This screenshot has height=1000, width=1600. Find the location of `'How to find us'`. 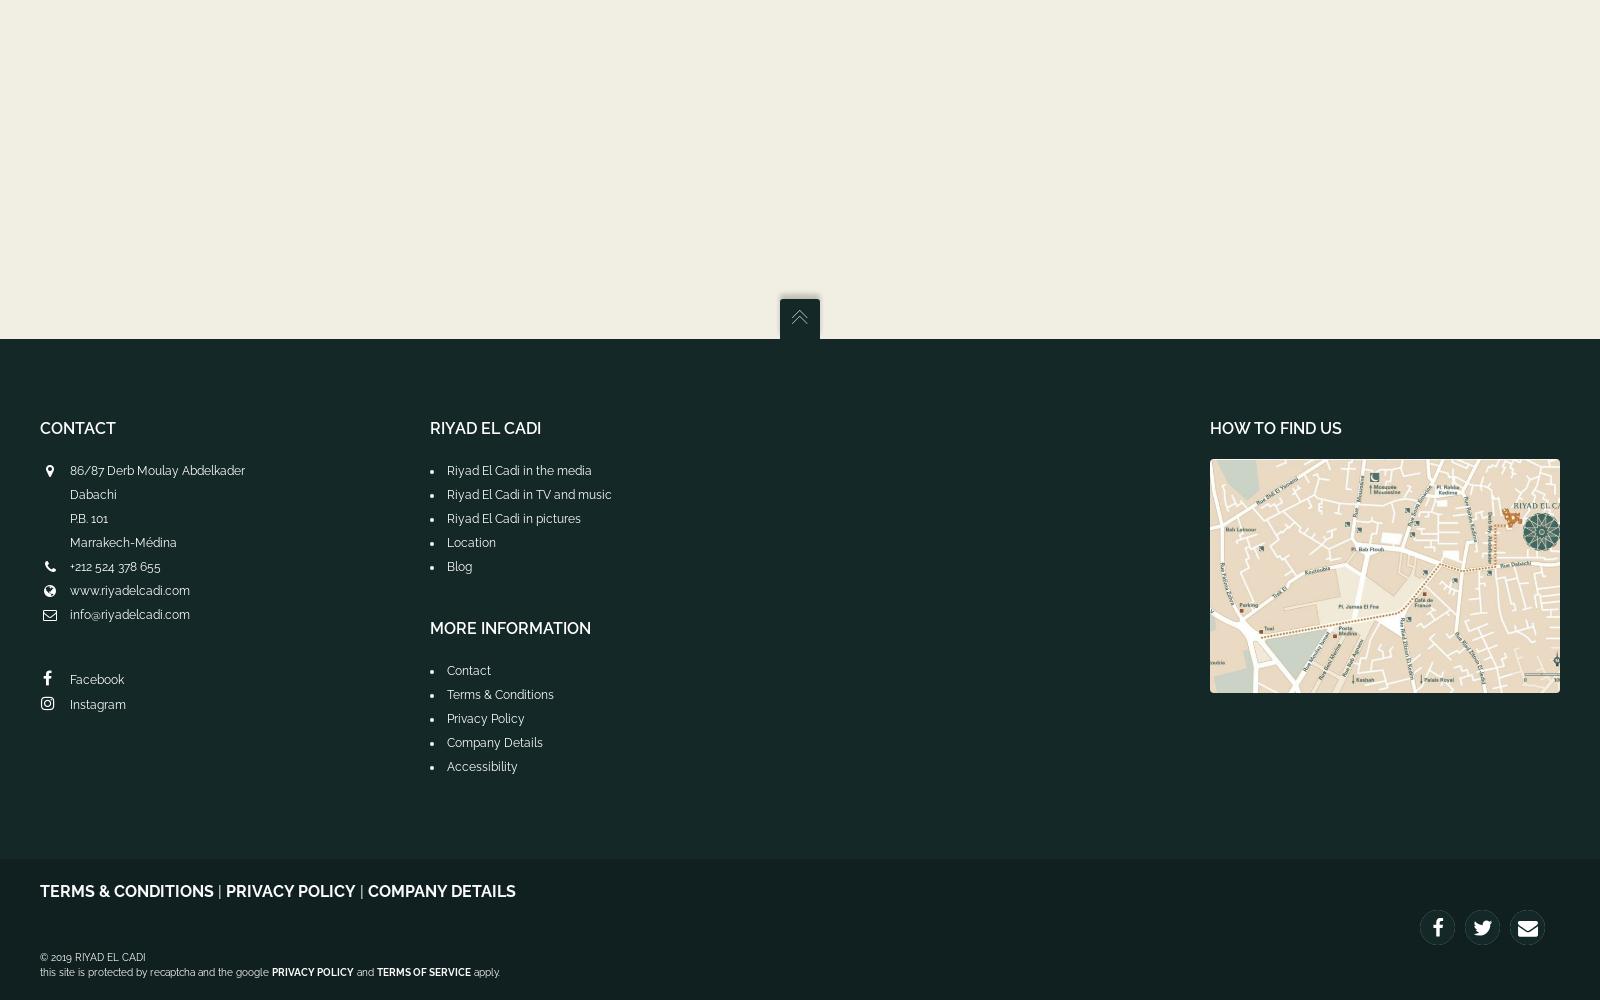

'How to find us' is located at coordinates (1275, 428).